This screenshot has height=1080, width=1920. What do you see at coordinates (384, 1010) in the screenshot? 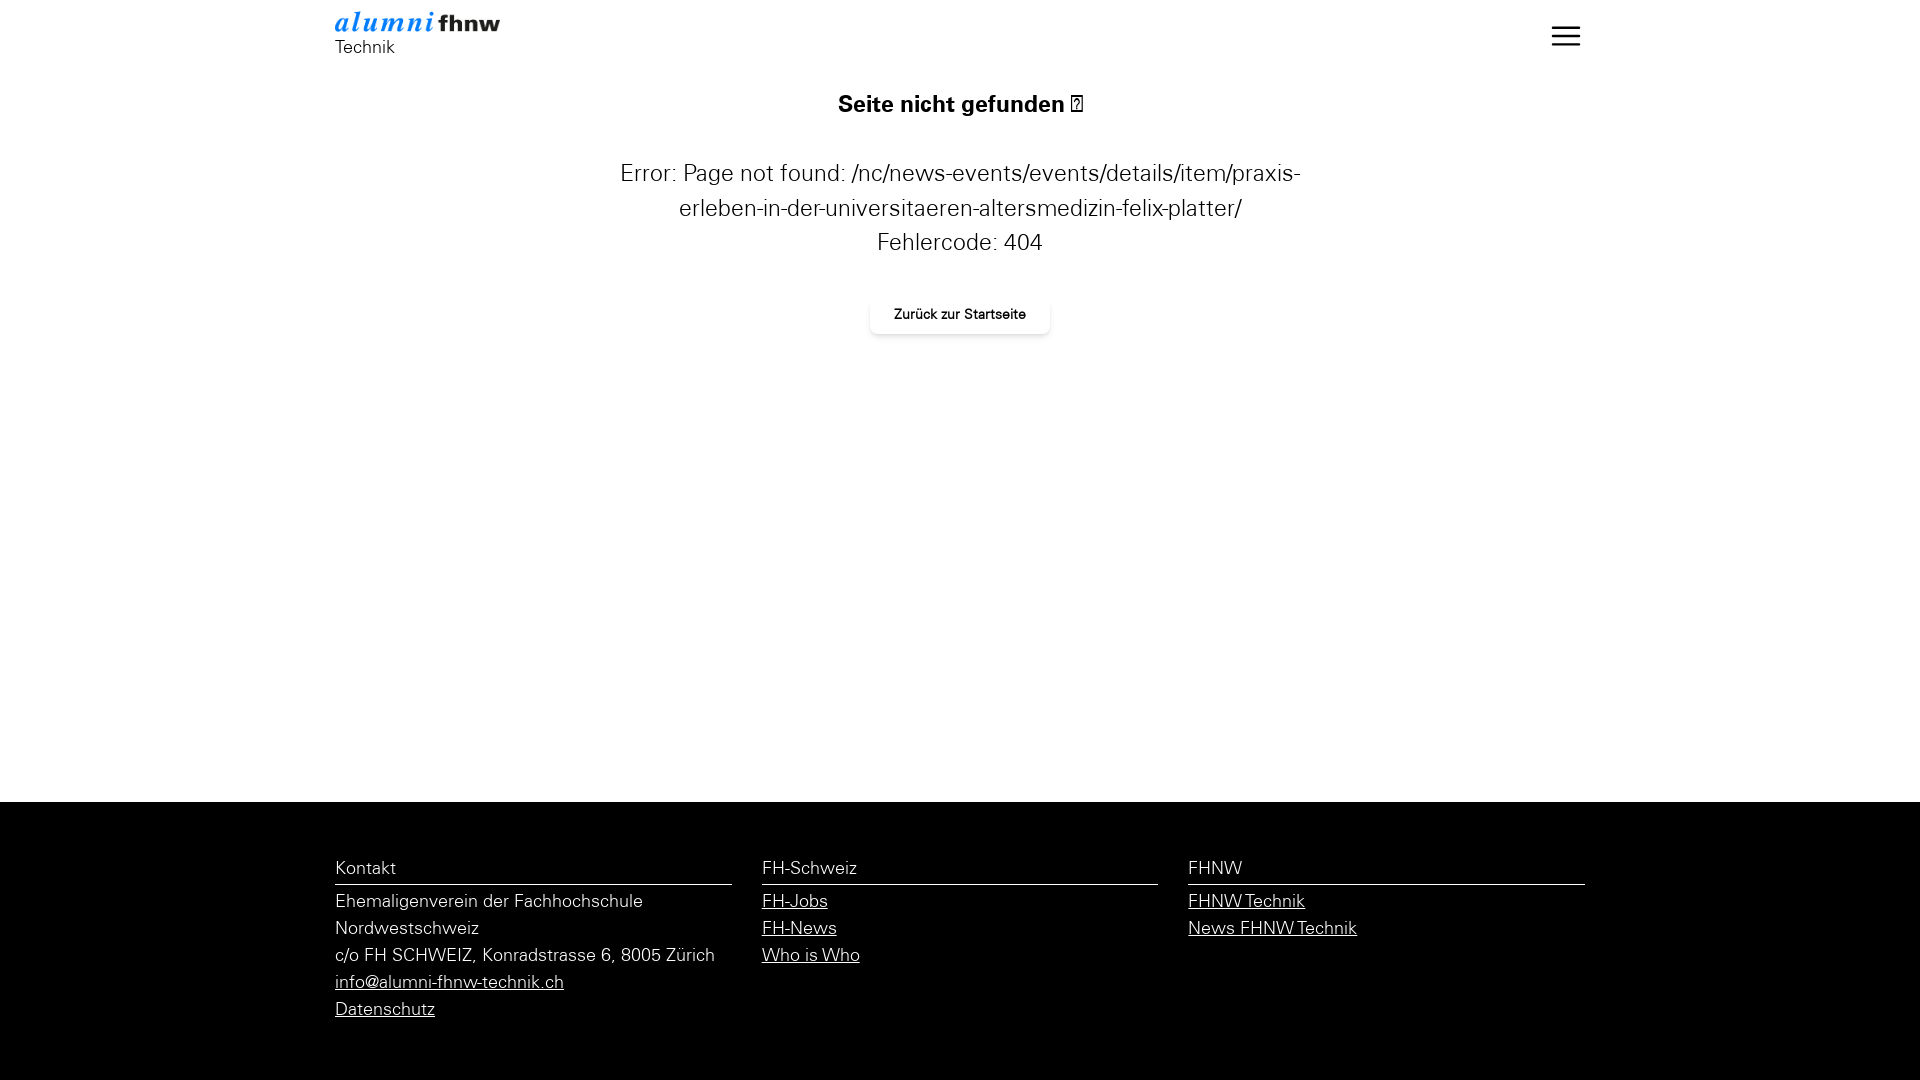
I see `'Datenschutz'` at bounding box center [384, 1010].